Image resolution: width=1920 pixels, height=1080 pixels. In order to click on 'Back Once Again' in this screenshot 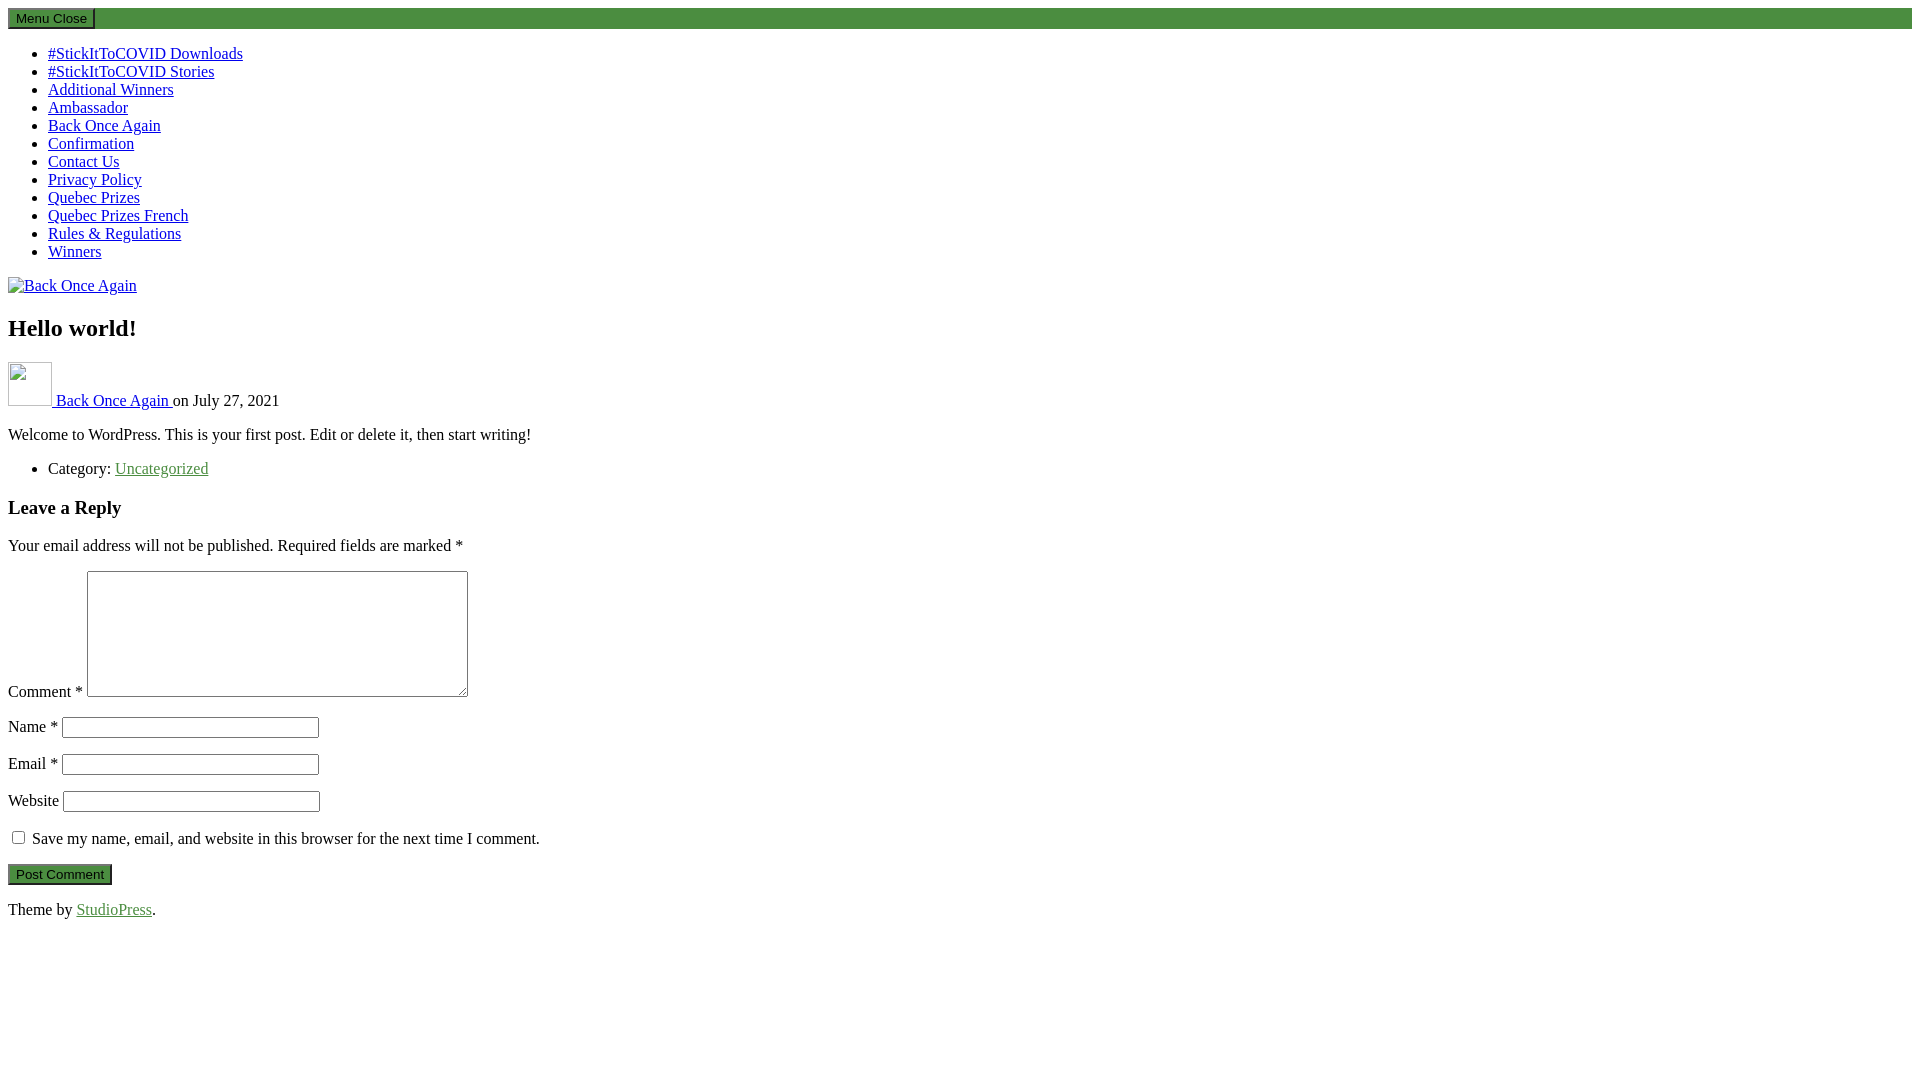, I will do `click(113, 400)`.